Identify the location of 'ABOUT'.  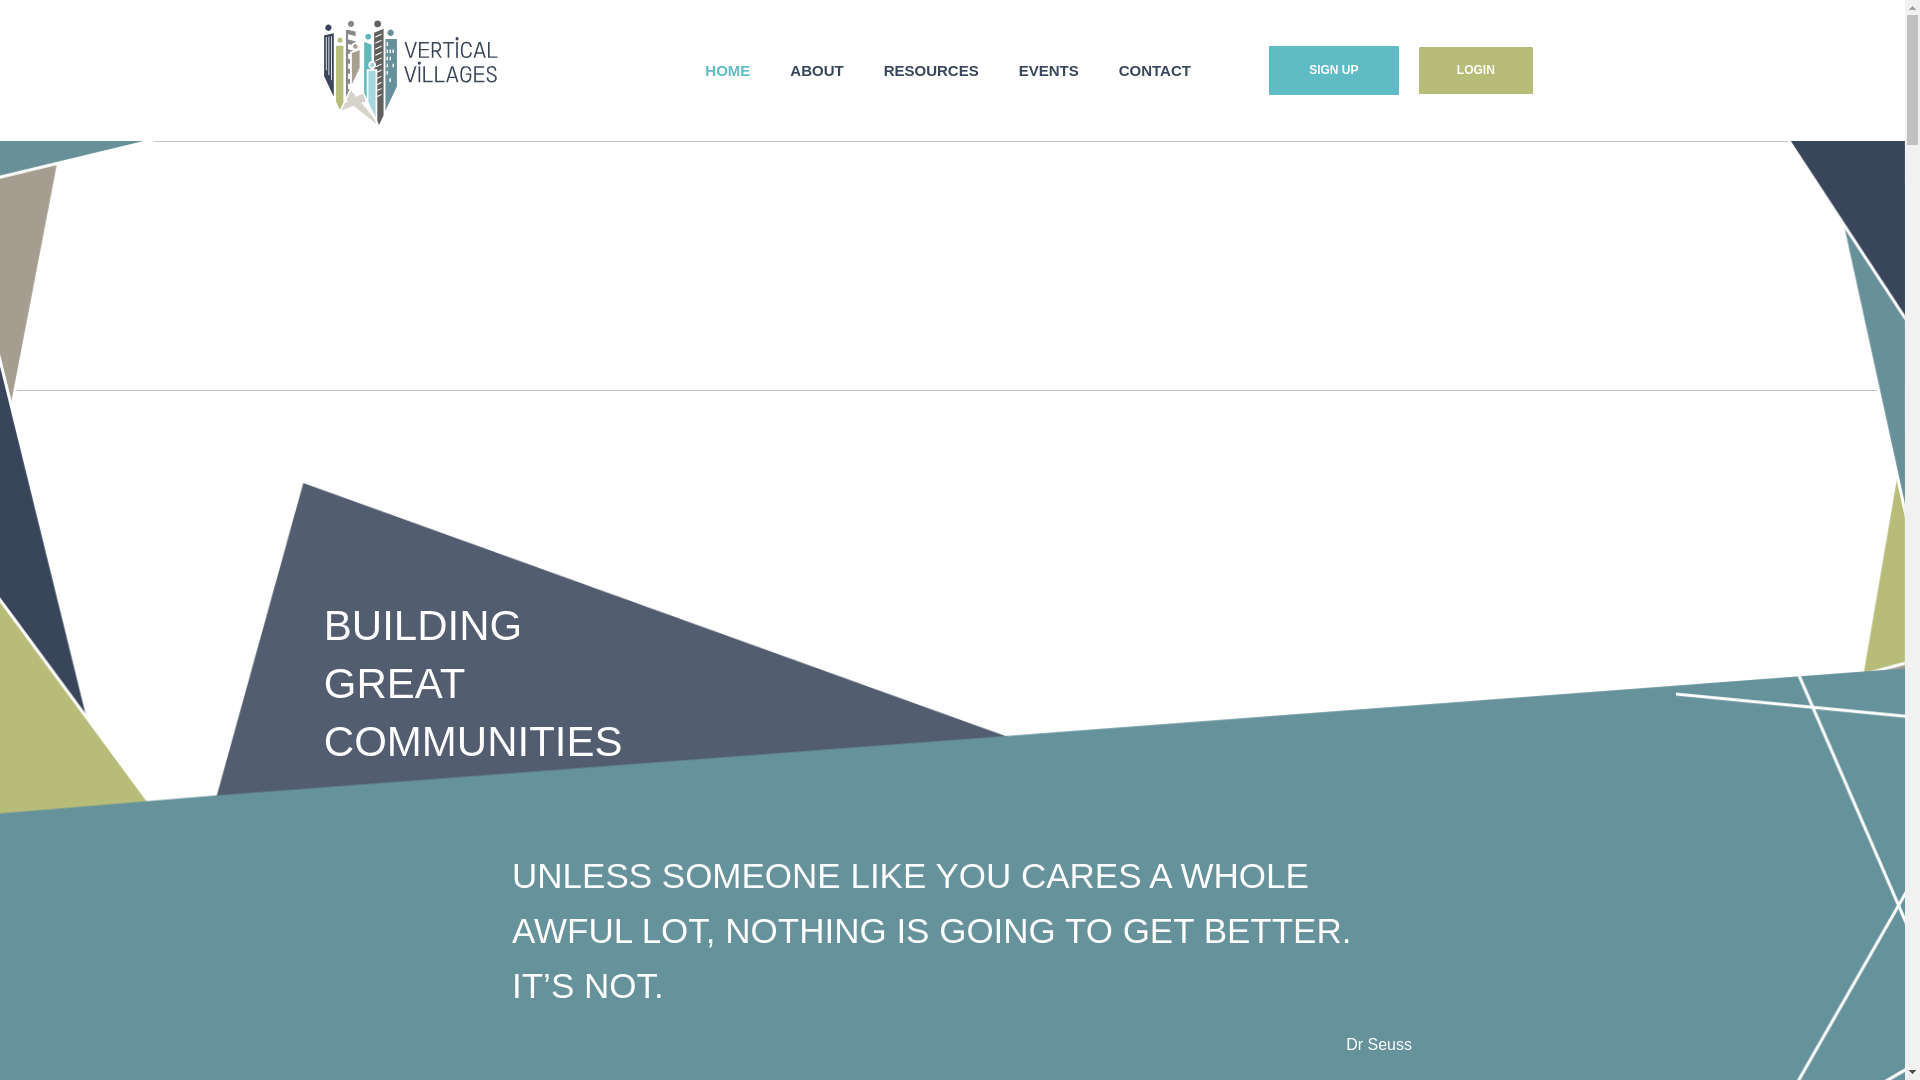
(768, 69).